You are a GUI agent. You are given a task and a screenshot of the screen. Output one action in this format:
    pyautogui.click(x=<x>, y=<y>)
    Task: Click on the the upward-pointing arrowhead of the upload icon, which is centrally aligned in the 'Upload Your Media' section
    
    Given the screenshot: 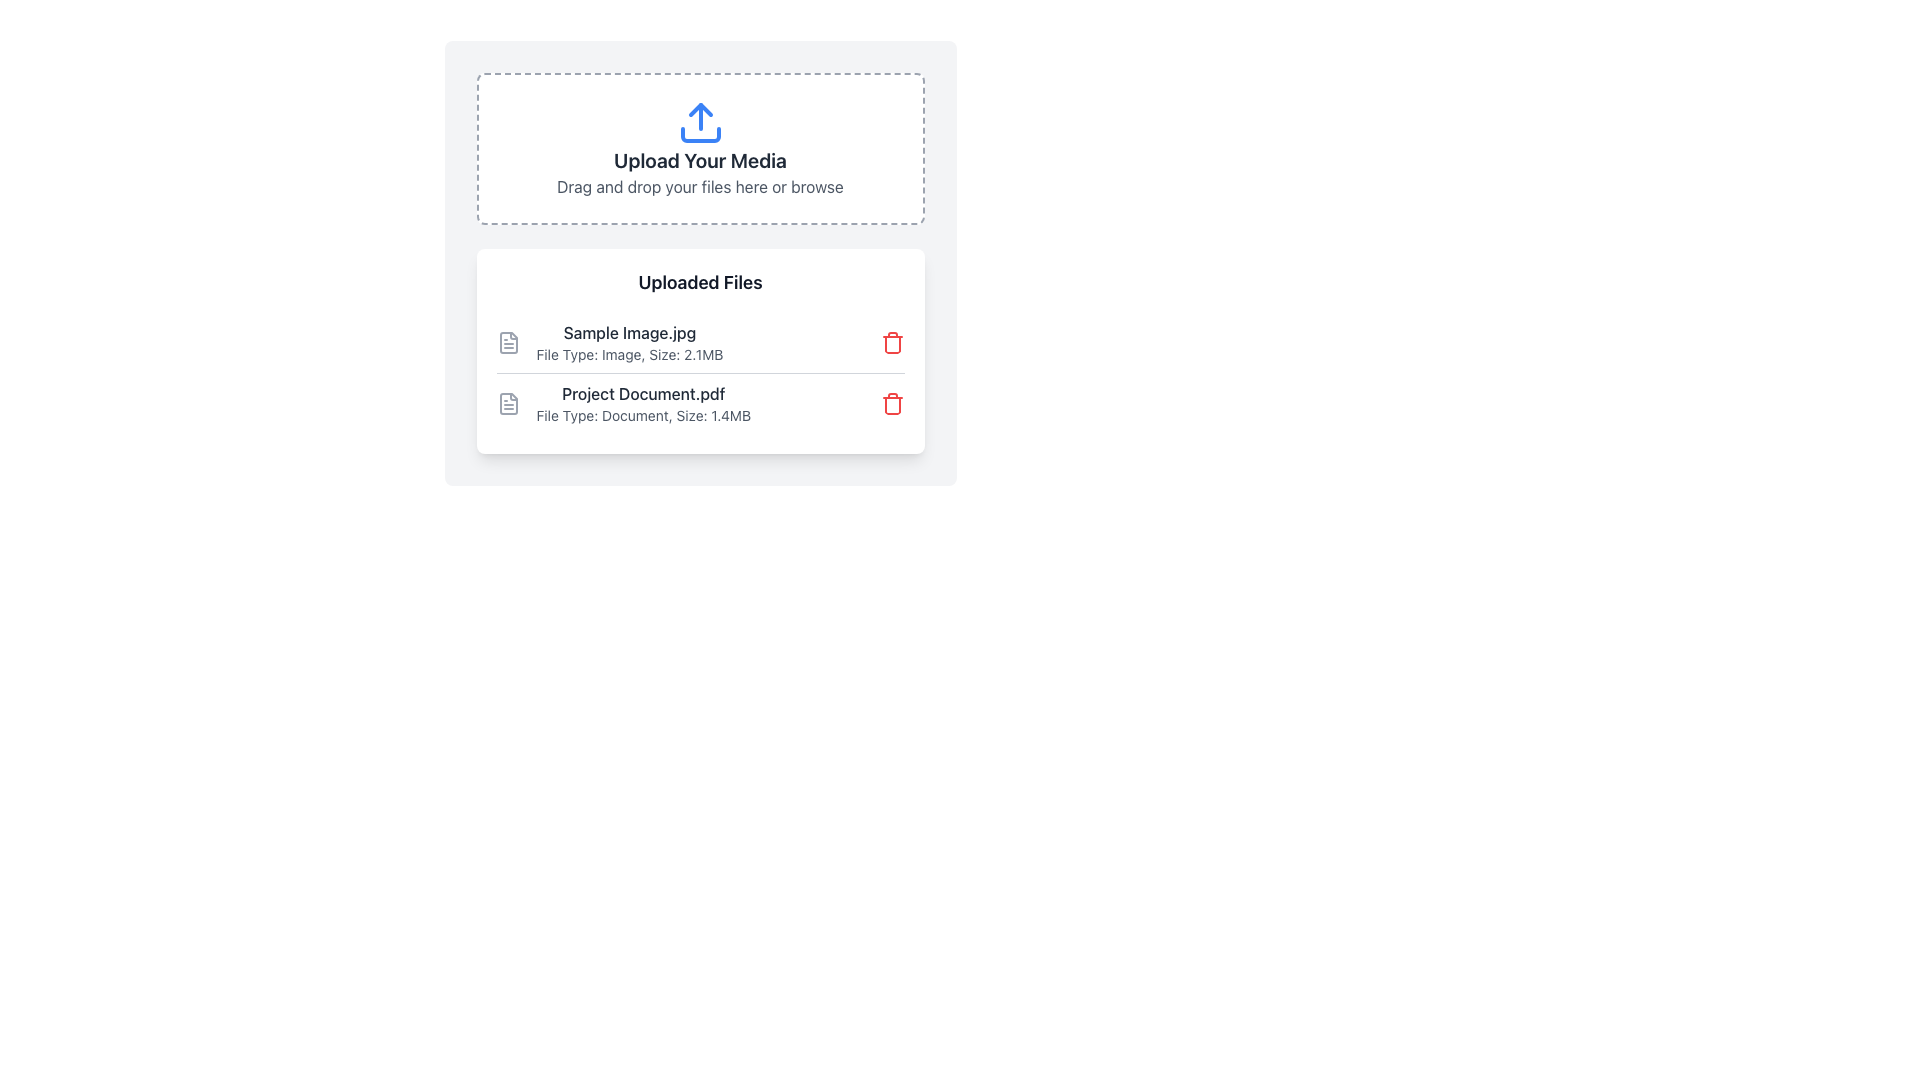 What is the action you would take?
    pyautogui.click(x=700, y=110)
    